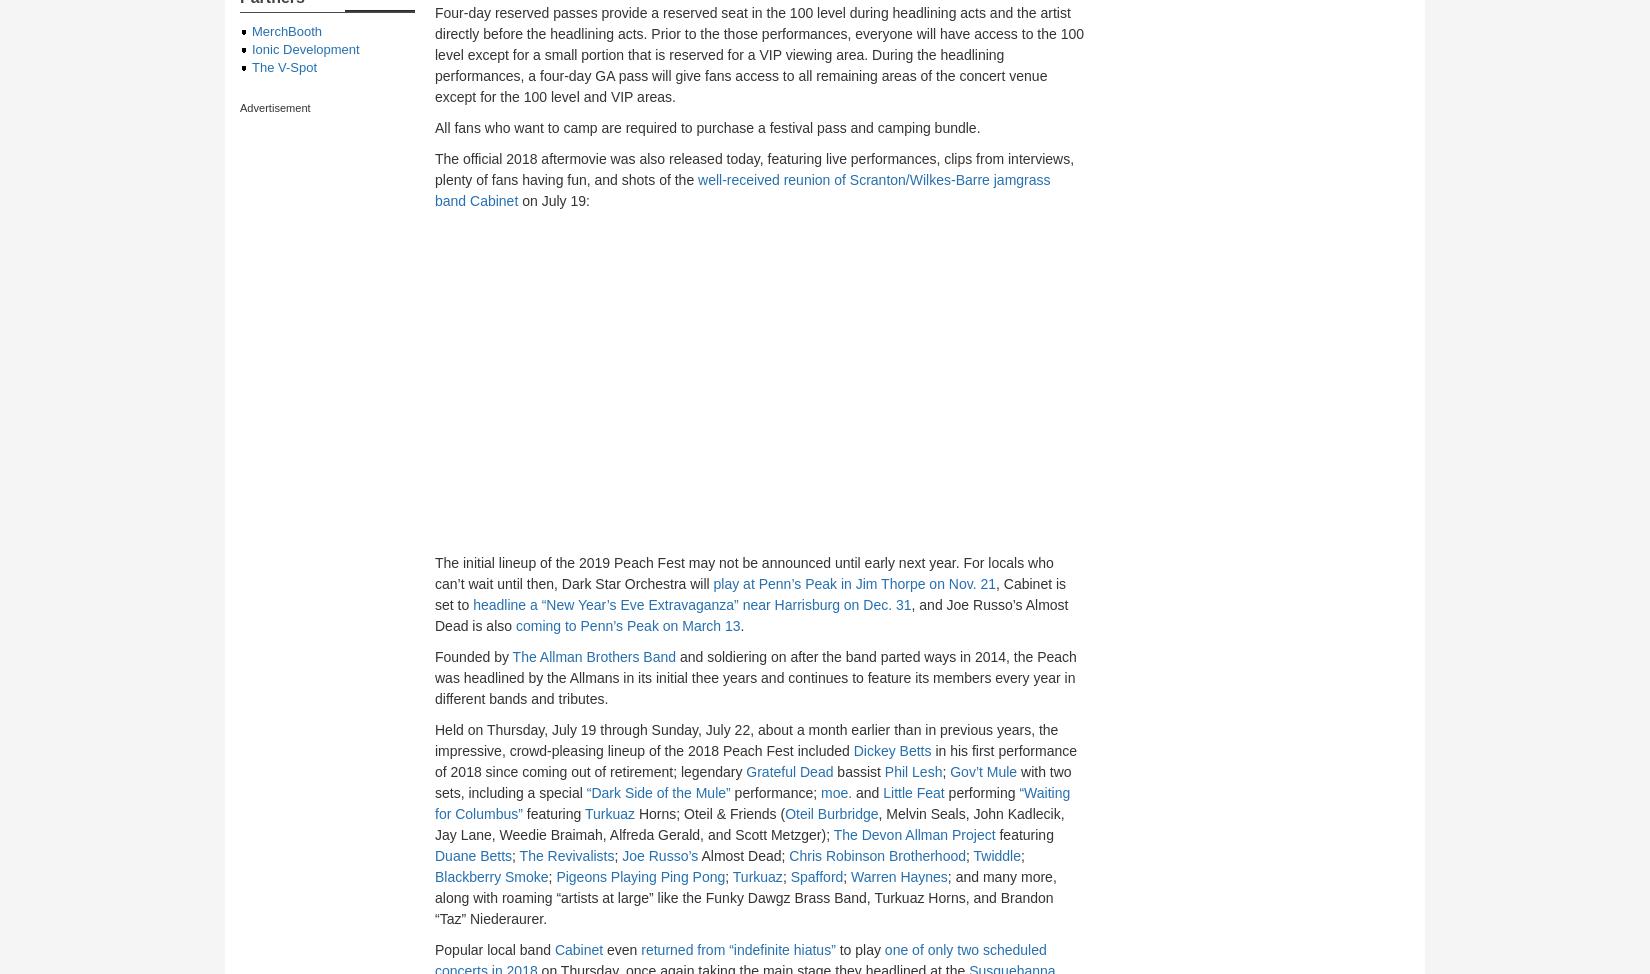 The height and width of the screenshot is (974, 1650). What do you see at coordinates (737, 949) in the screenshot?
I see `'returned from “indefinite hiatus”'` at bounding box center [737, 949].